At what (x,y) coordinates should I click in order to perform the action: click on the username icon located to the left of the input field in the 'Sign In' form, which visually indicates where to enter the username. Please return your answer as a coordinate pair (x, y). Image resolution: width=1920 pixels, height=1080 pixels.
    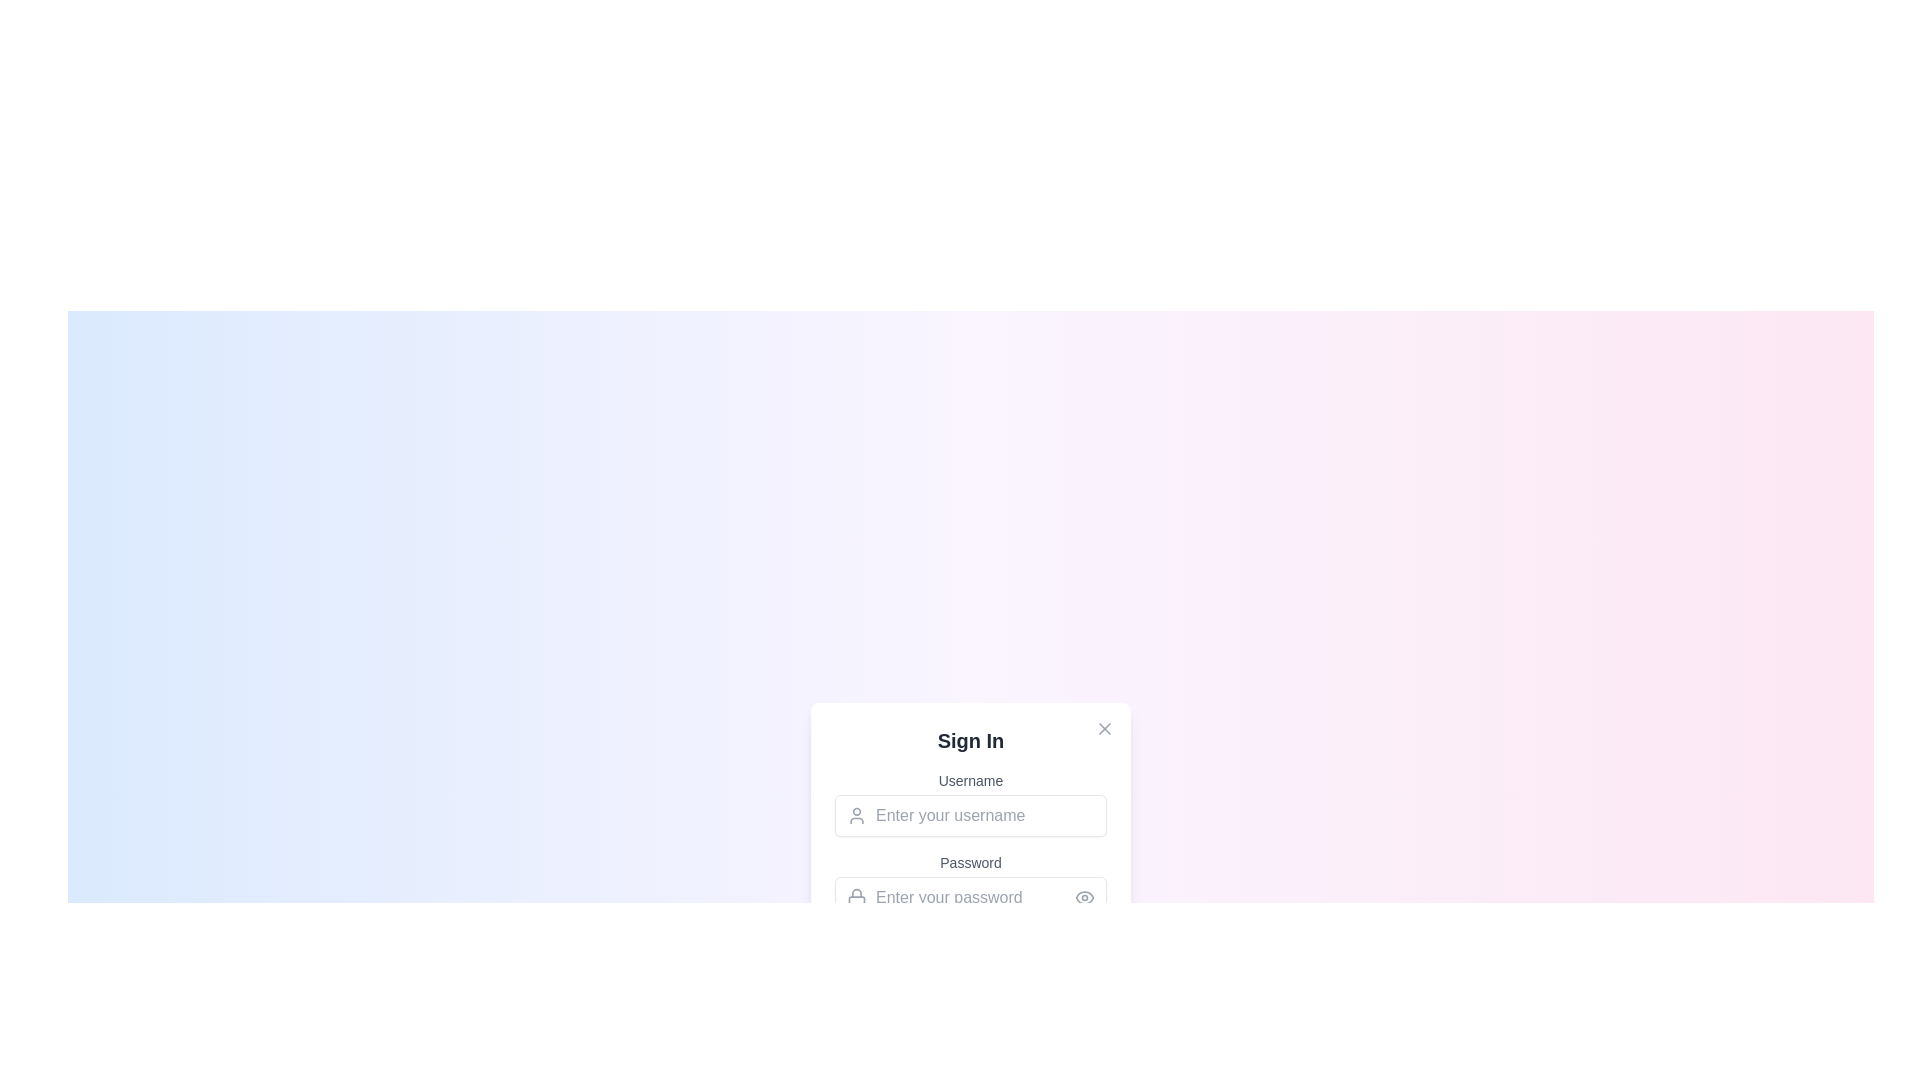
    Looking at the image, I should click on (857, 816).